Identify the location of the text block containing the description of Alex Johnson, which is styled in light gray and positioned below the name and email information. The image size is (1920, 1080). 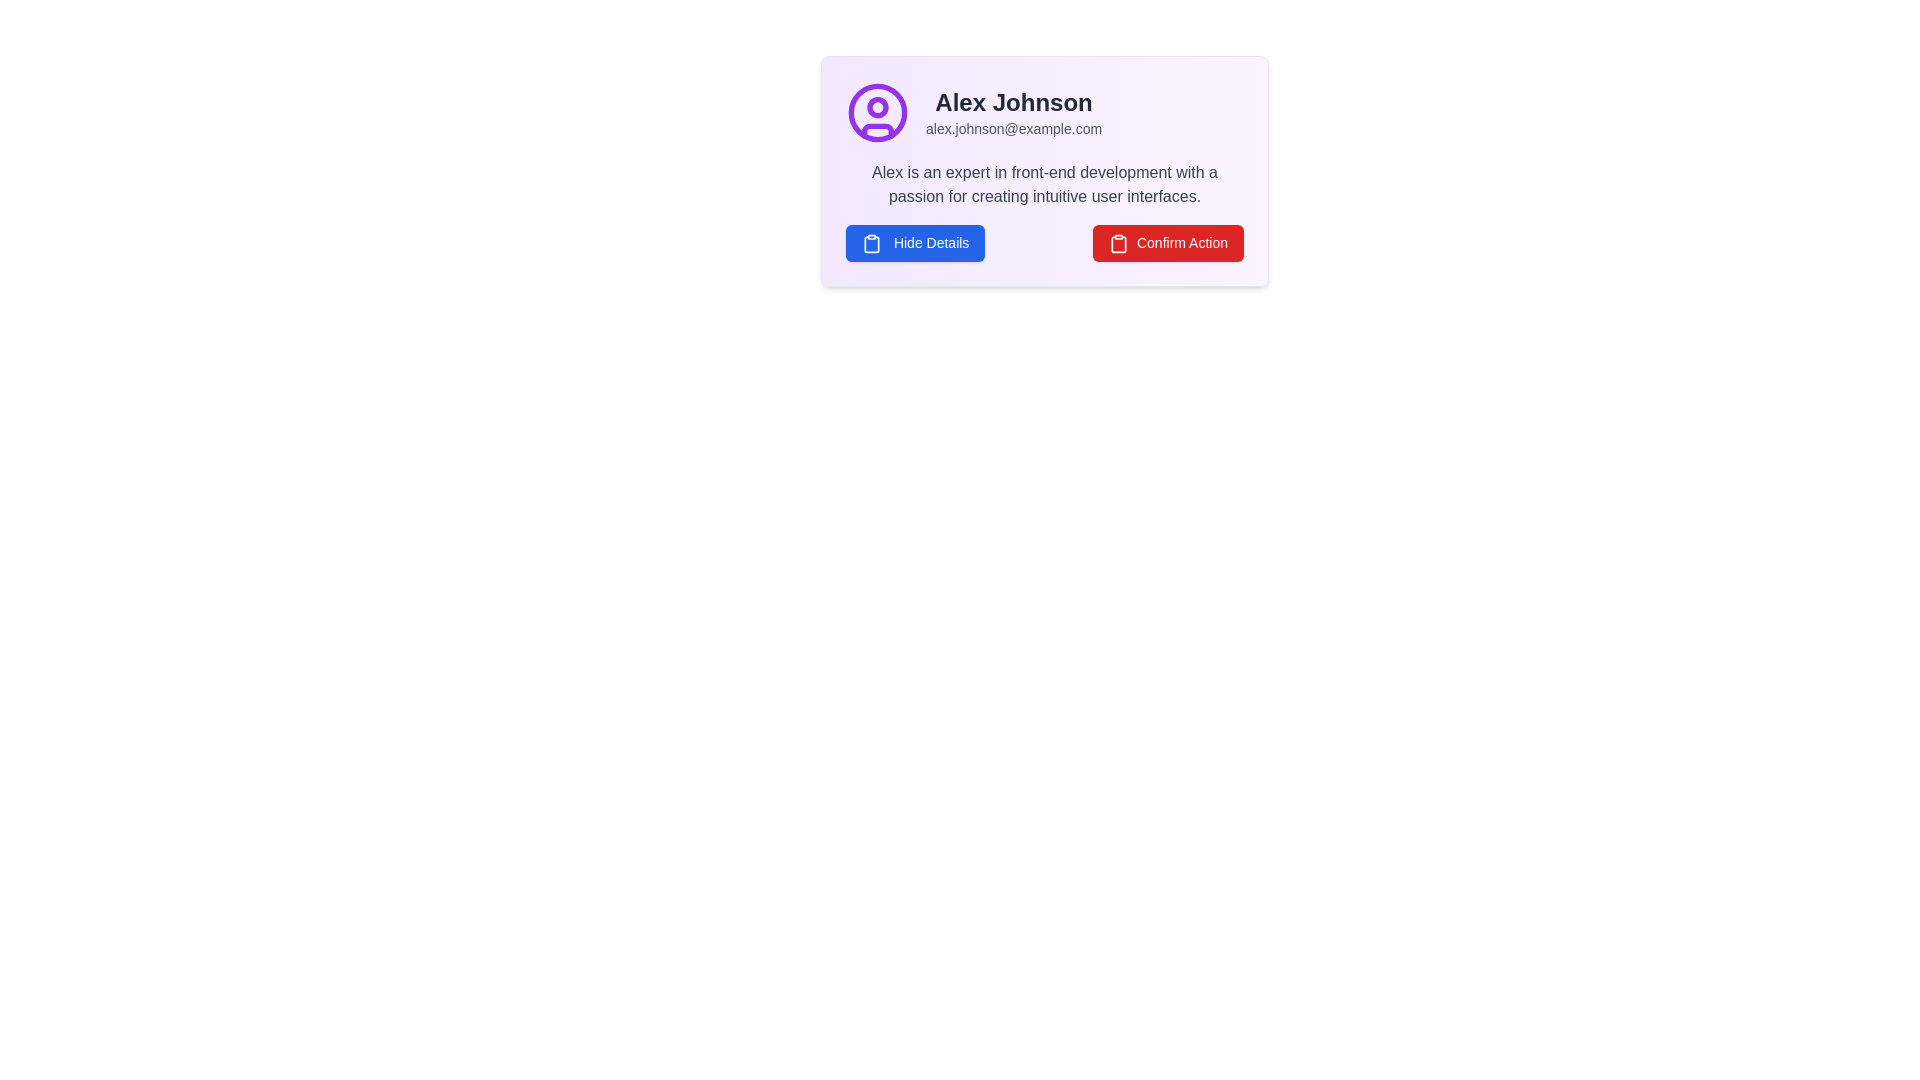
(1044, 185).